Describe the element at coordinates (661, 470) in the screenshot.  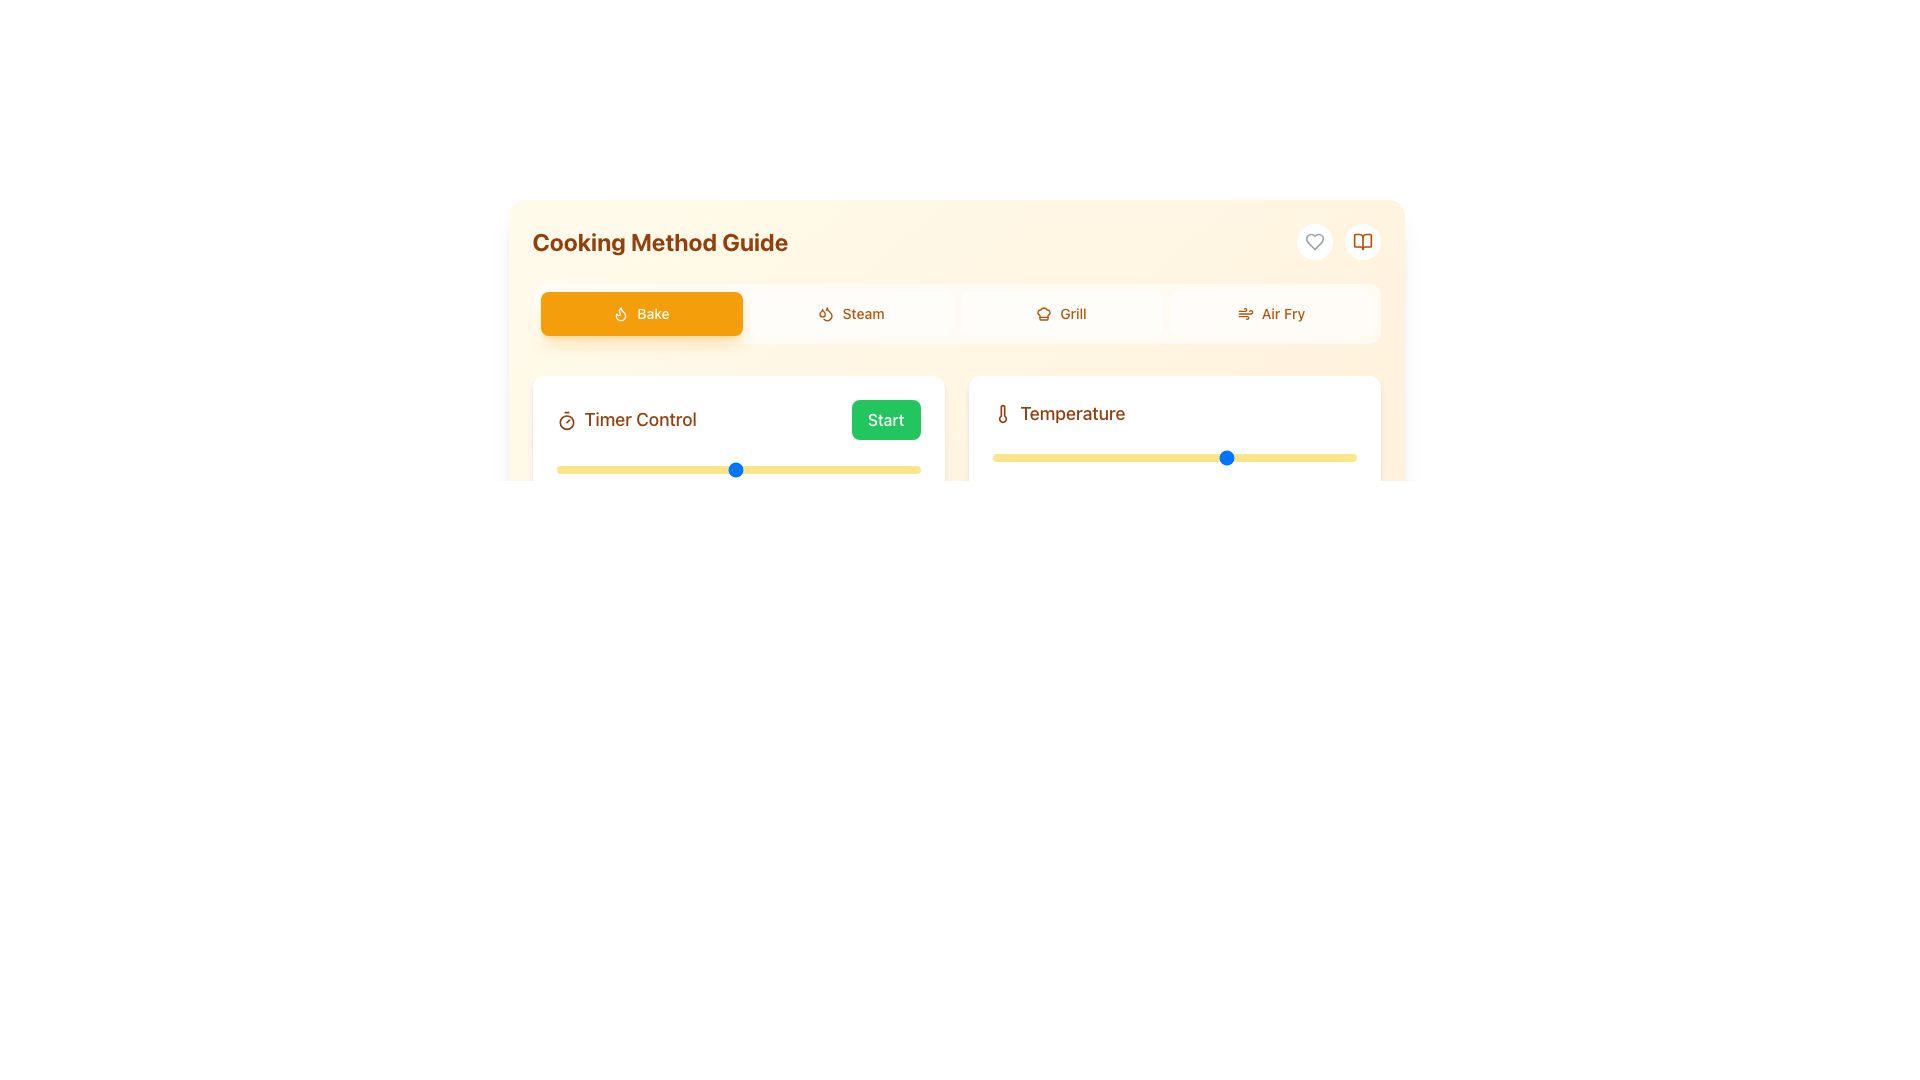
I see `the timer slider` at that location.